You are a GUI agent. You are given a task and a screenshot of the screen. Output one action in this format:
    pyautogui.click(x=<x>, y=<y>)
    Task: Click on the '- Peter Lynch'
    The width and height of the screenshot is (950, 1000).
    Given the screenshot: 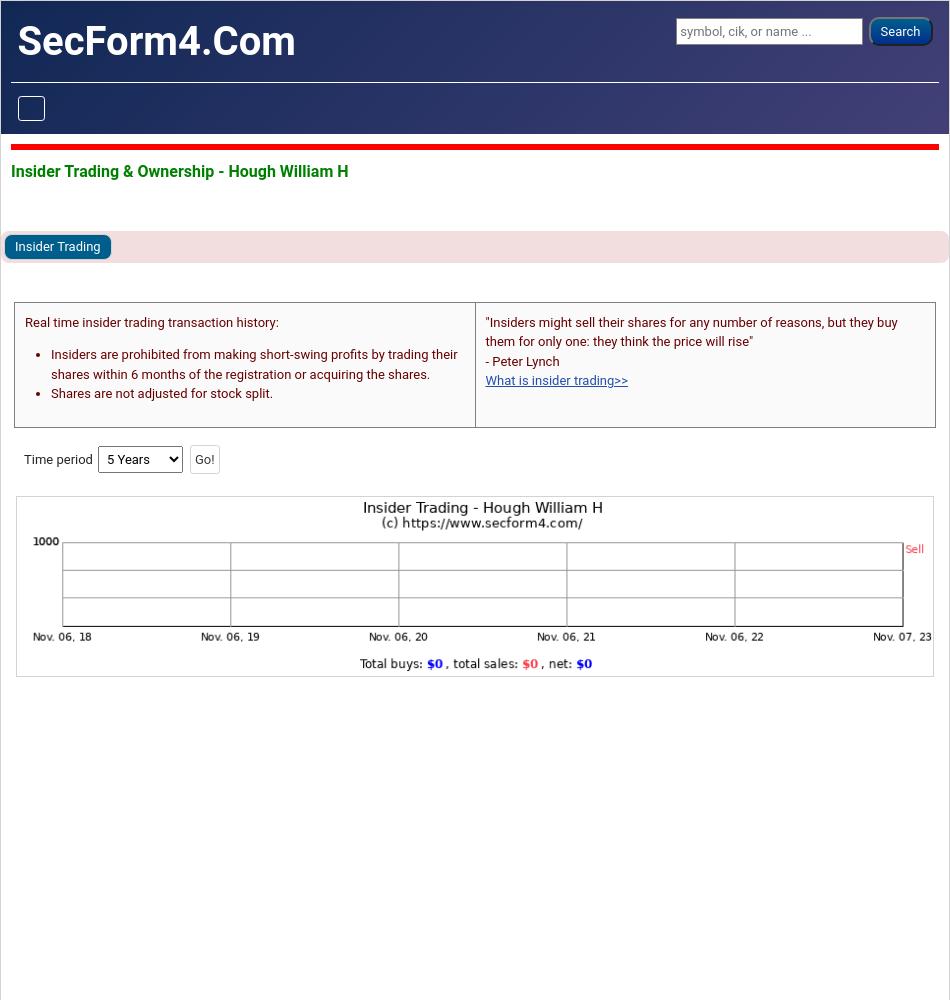 What is the action you would take?
    pyautogui.click(x=484, y=359)
    